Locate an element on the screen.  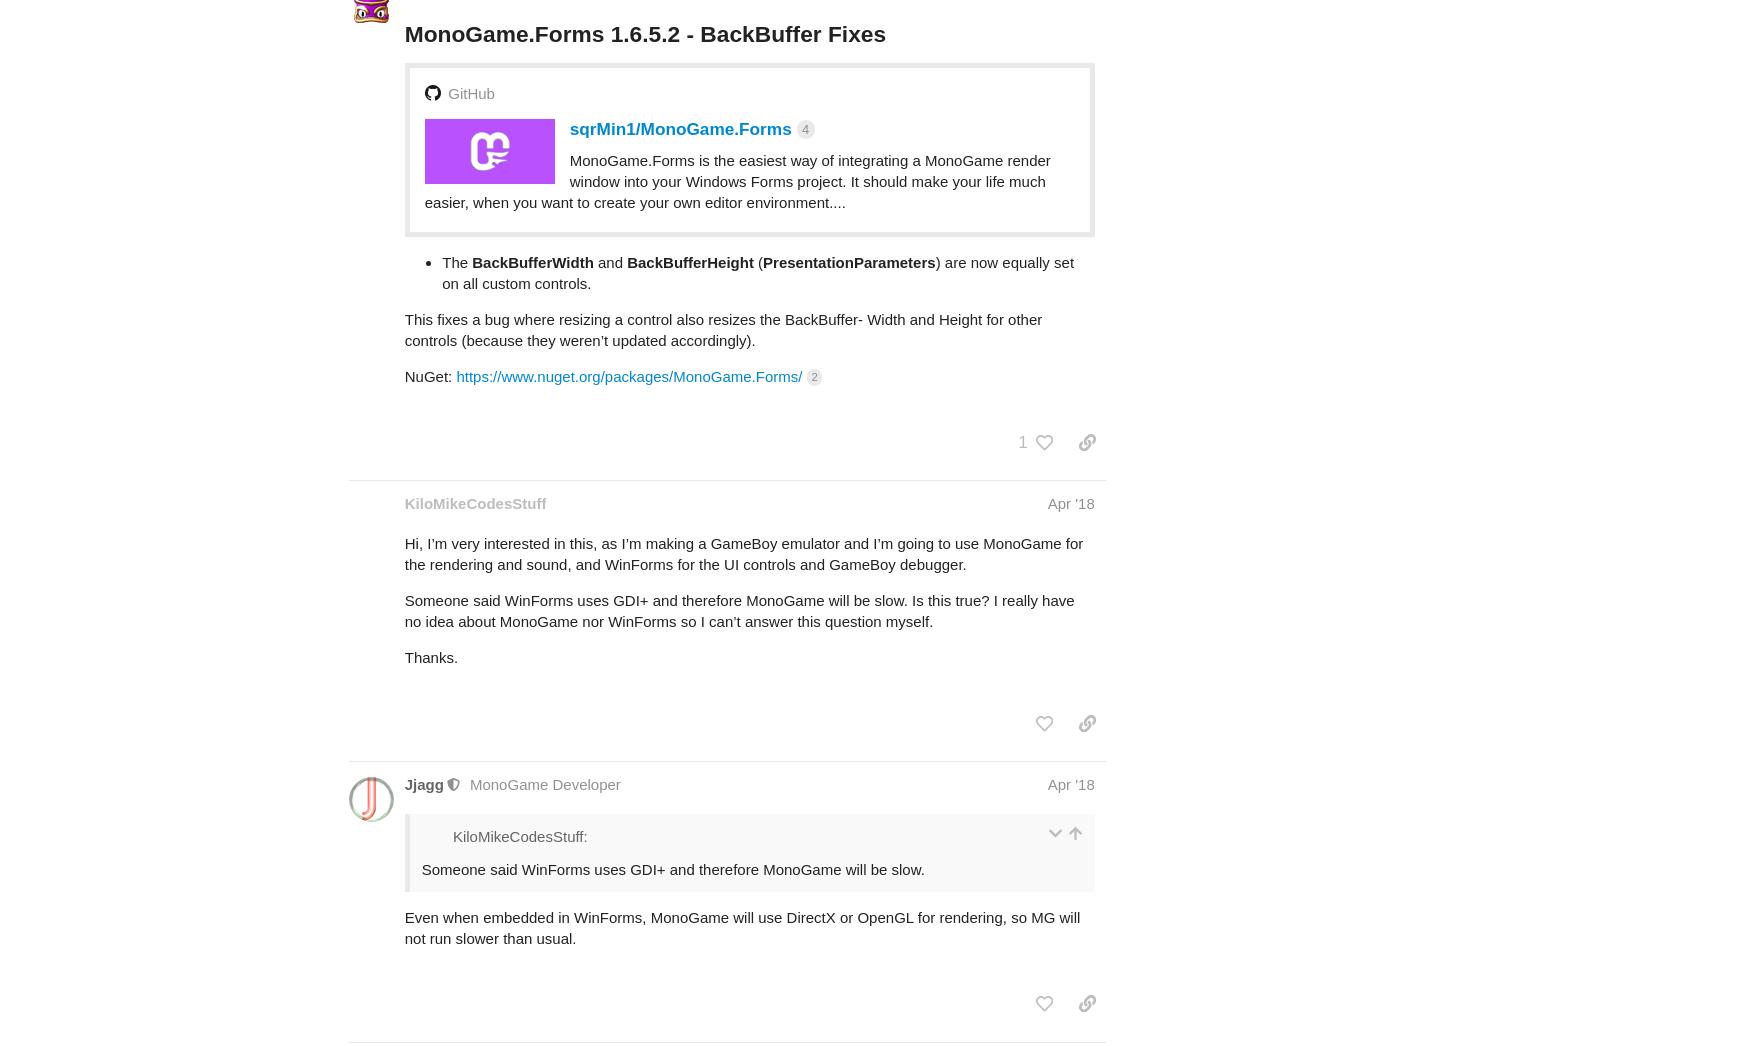
'4' is located at coordinates (801, 49).